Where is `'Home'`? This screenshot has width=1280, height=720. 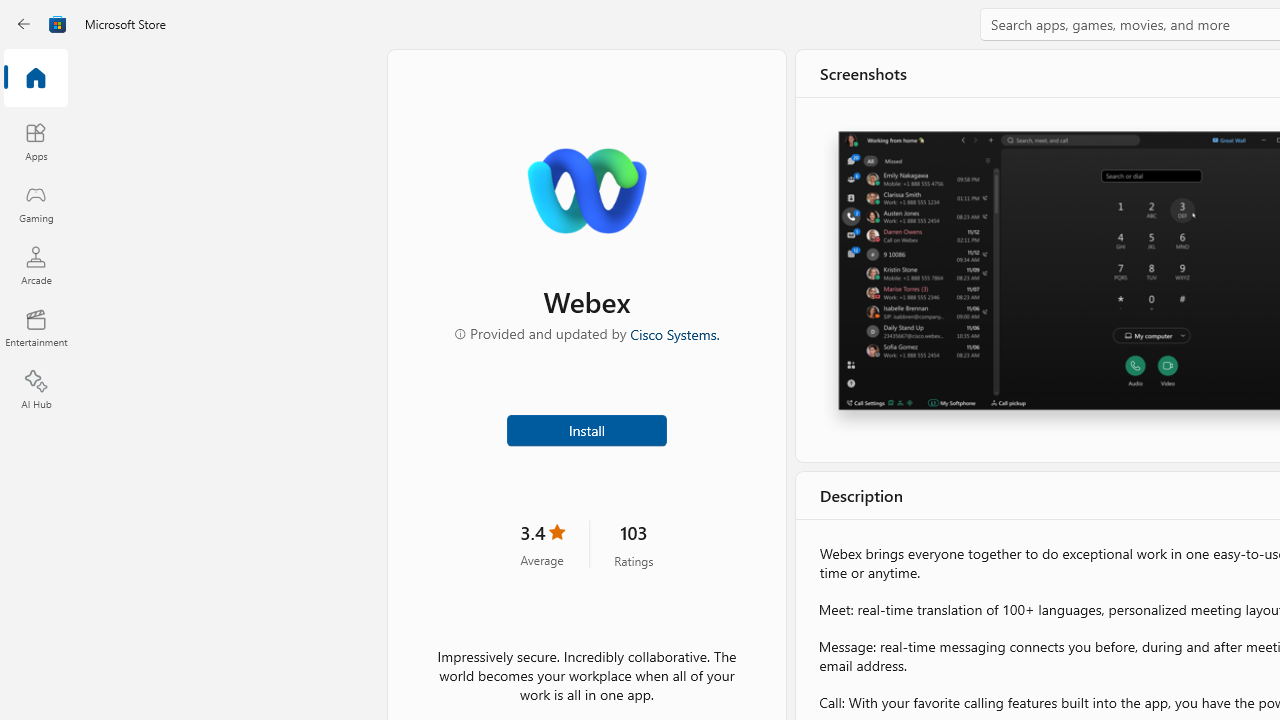
'Home' is located at coordinates (35, 78).